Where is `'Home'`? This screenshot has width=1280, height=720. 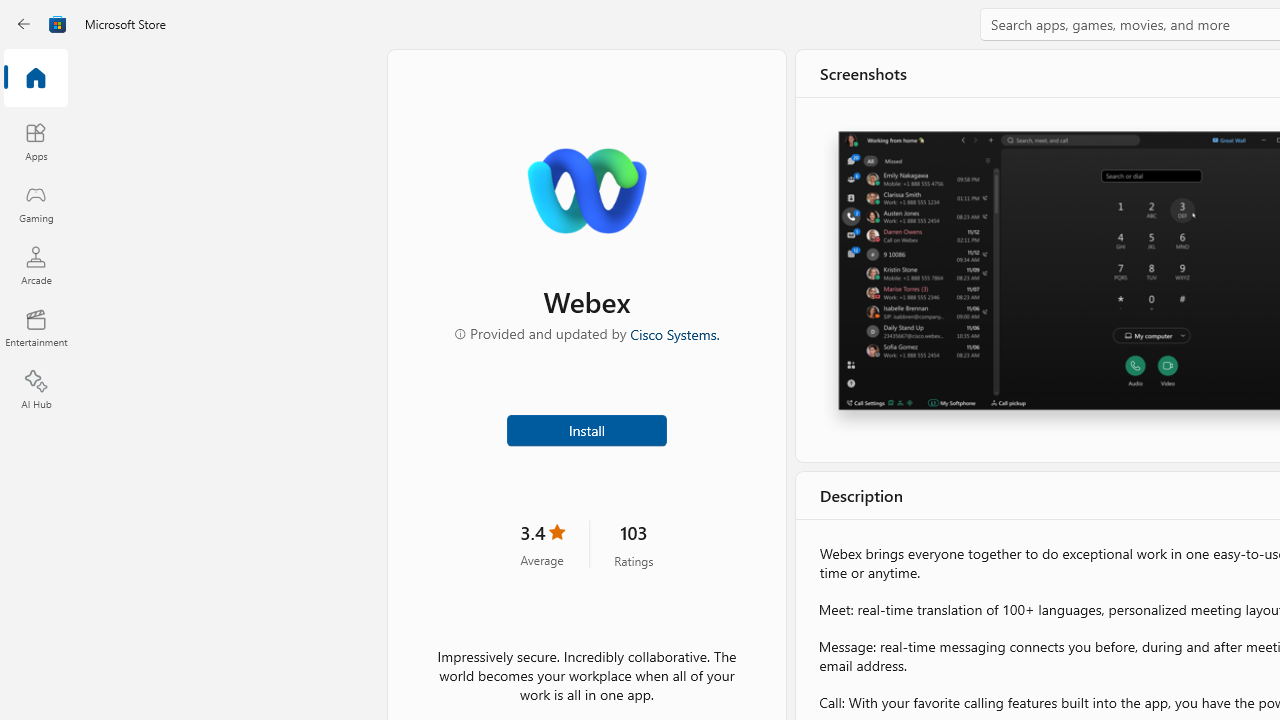
'Home' is located at coordinates (35, 78).